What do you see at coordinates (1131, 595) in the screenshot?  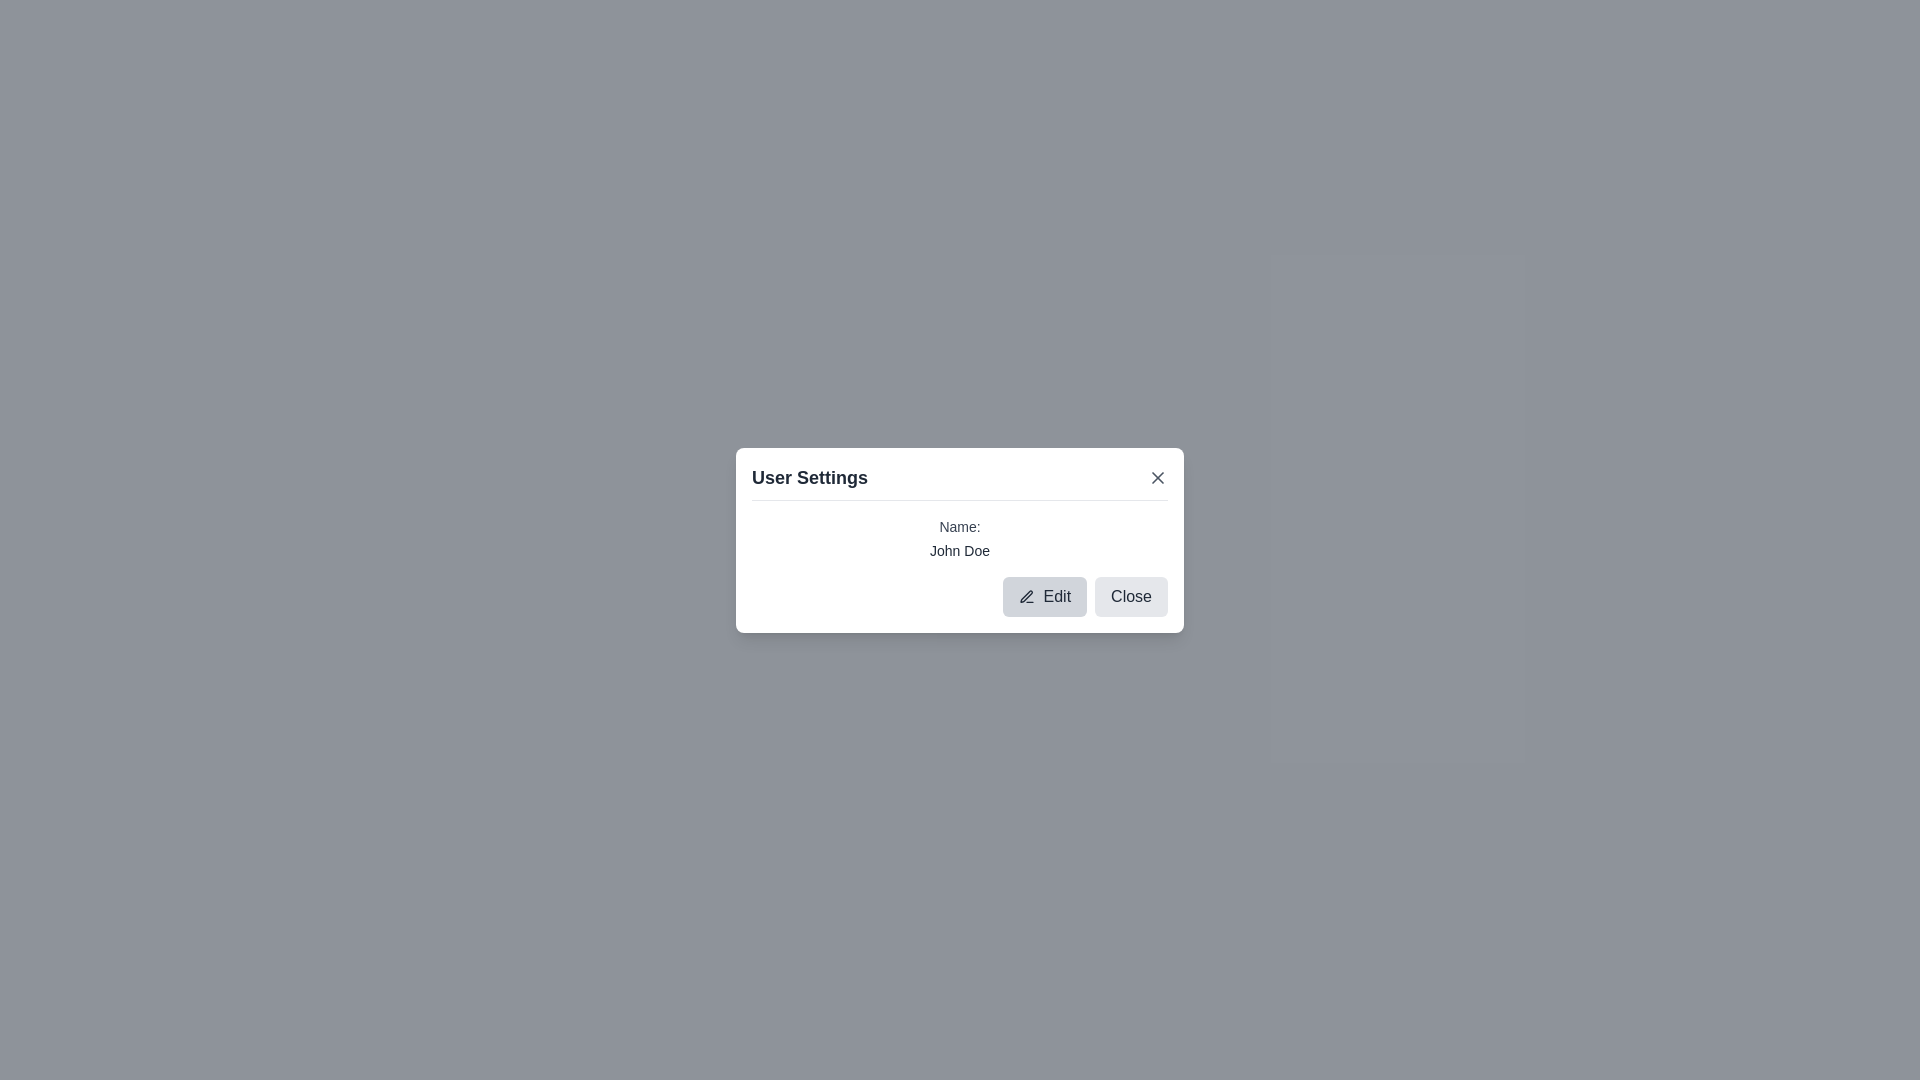 I see `the 'Close' button, which is a gray button with rounded corners located in the bottom-right part of a dialog box, to observe its hover effect` at bounding box center [1131, 595].